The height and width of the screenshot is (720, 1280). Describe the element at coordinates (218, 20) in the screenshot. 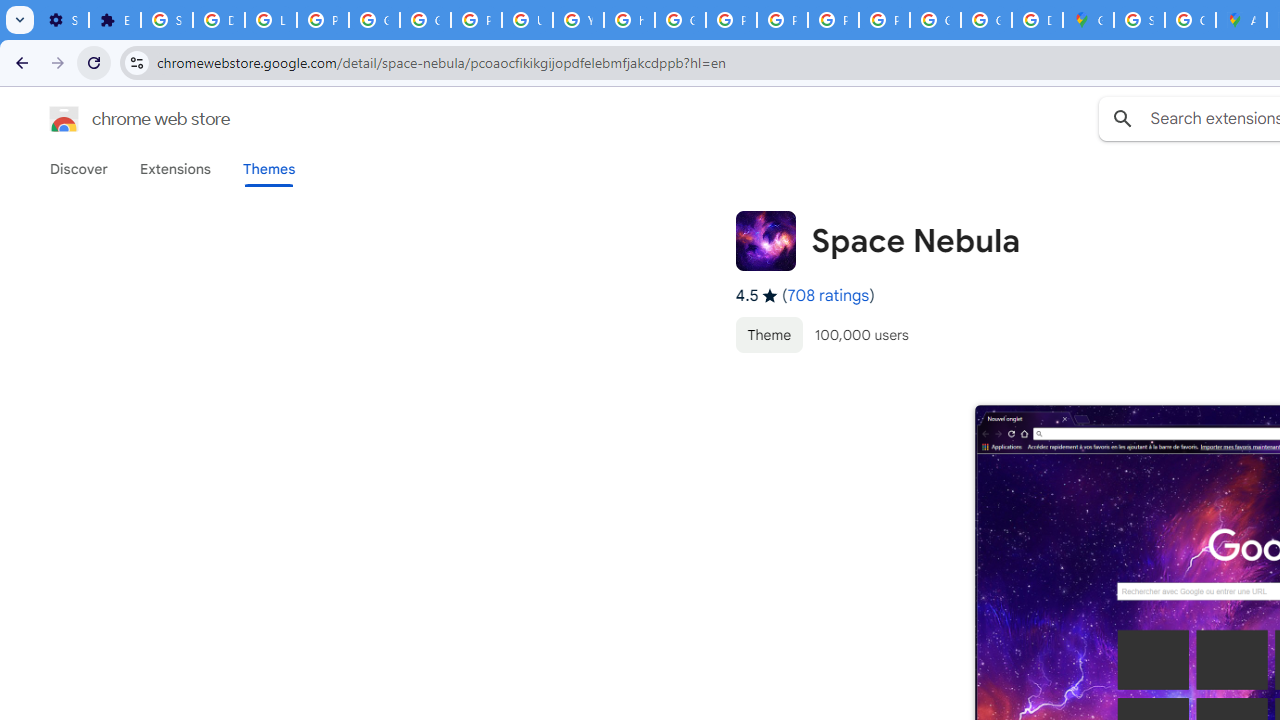

I see `'Delete photos & videos - Computer - Google Photos Help'` at that location.